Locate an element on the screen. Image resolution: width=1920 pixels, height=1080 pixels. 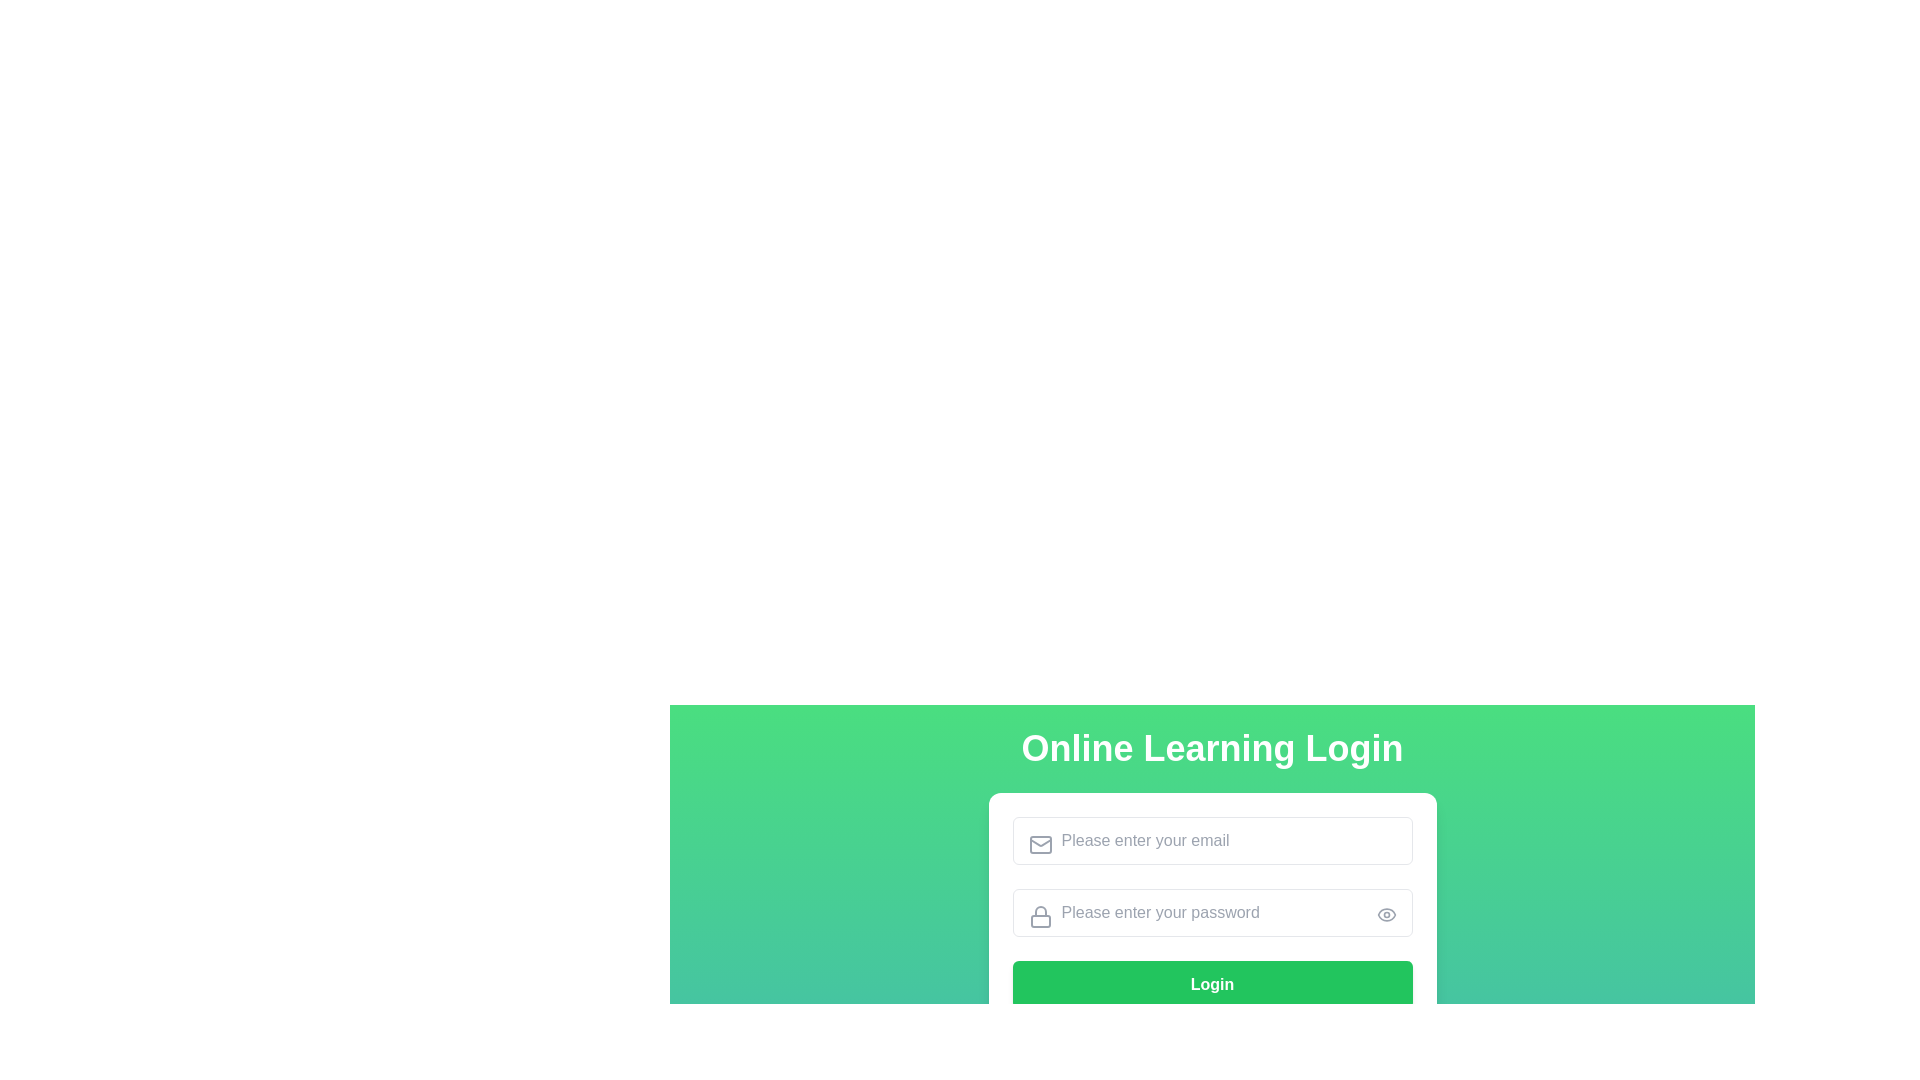
the submission button located at the bottom of the card-like structure to change its appearance is located at coordinates (1211, 983).